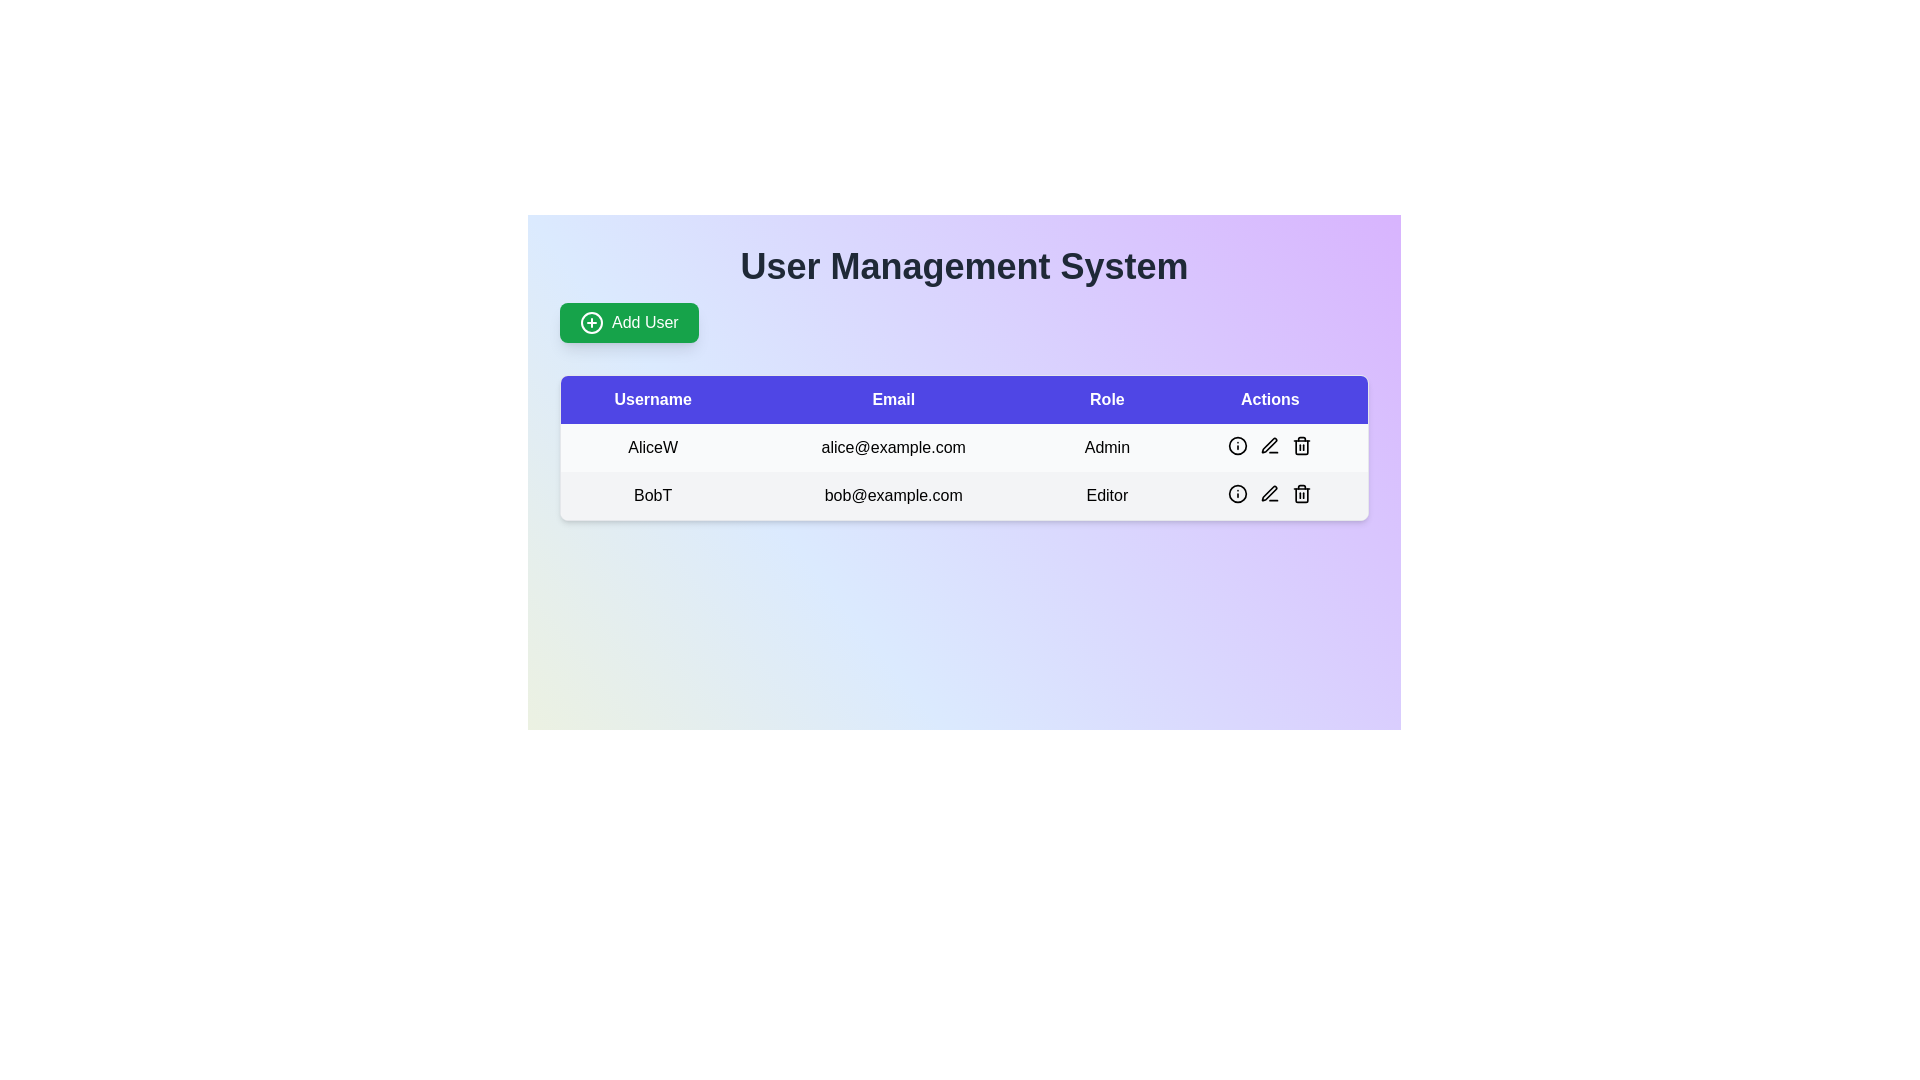 The image size is (1920, 1080). Describe the element at coordinates (1106, 446) in the screenshot. I see `the static text displaying the role of user 'AliceW' in the third column of the first row of the content table, under the 'Role' header` at that location.